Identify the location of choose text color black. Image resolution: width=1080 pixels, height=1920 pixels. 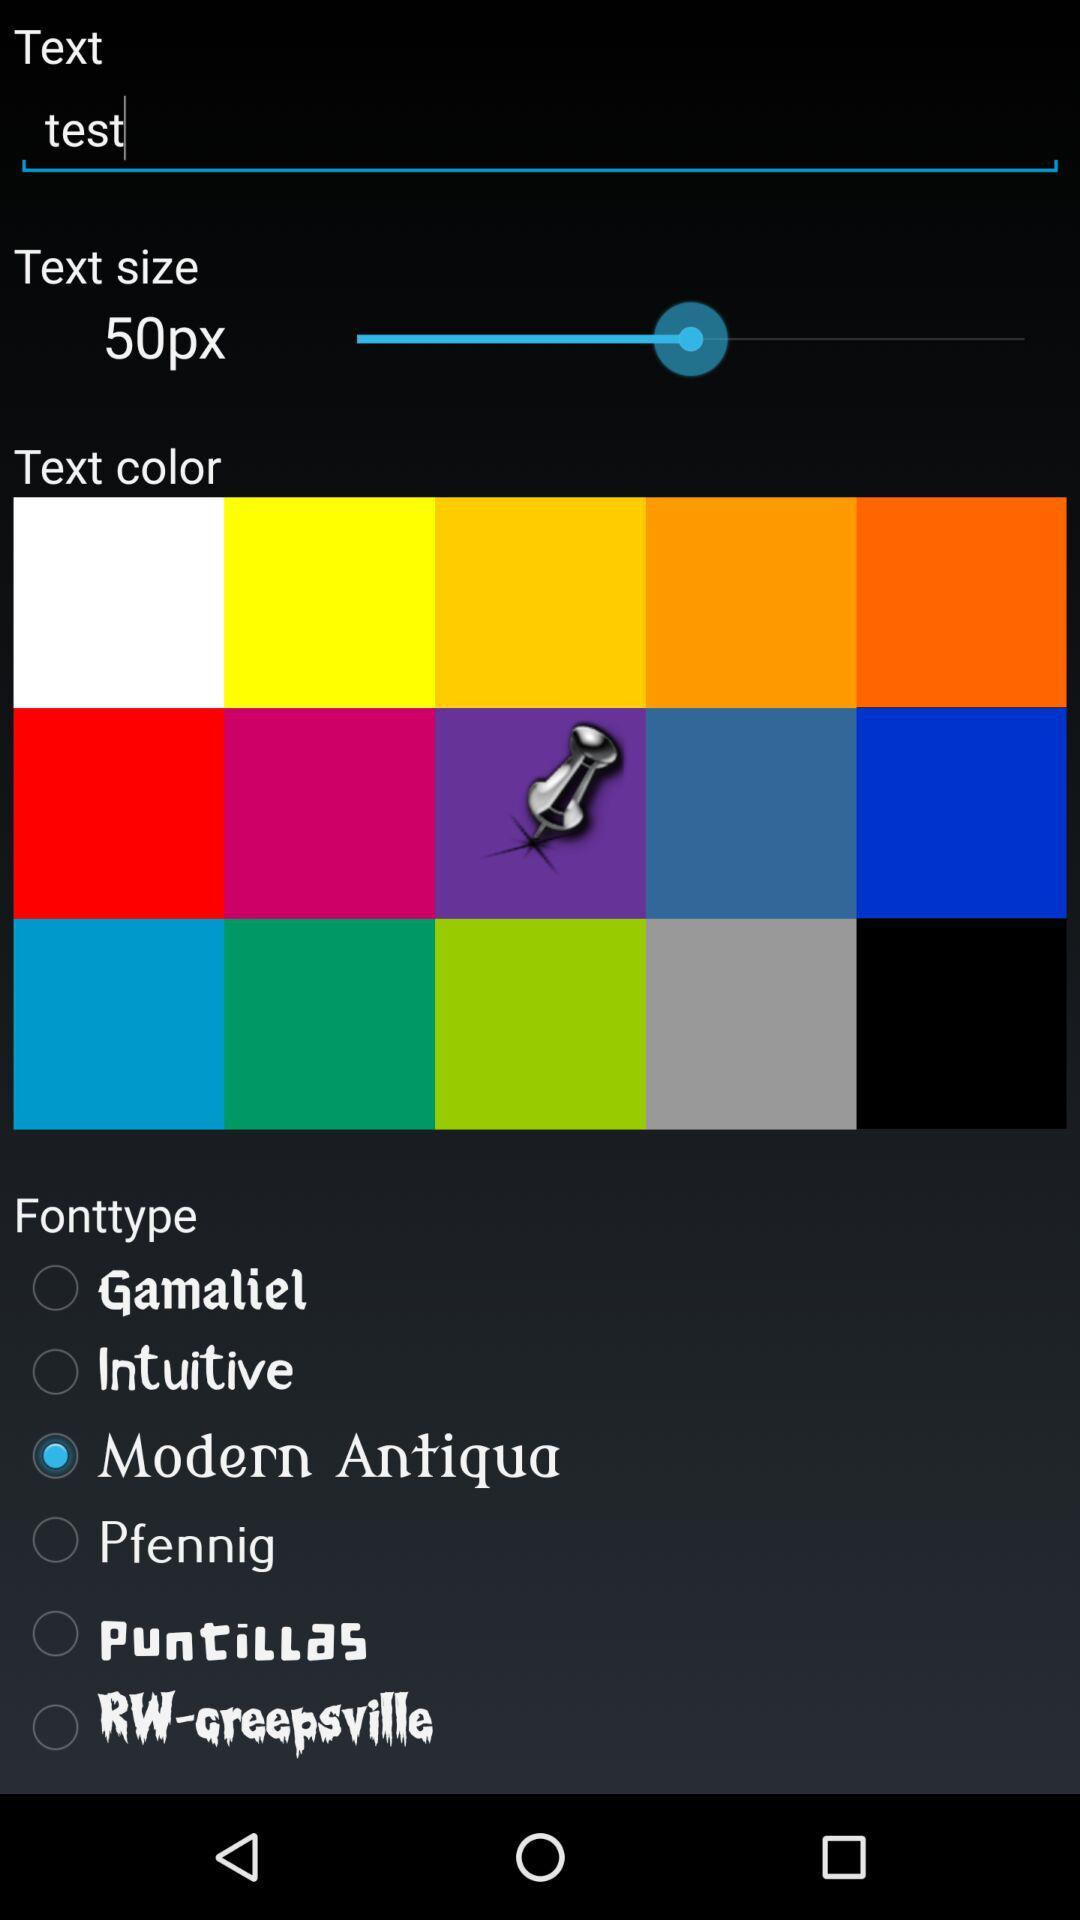
(960, 1023).